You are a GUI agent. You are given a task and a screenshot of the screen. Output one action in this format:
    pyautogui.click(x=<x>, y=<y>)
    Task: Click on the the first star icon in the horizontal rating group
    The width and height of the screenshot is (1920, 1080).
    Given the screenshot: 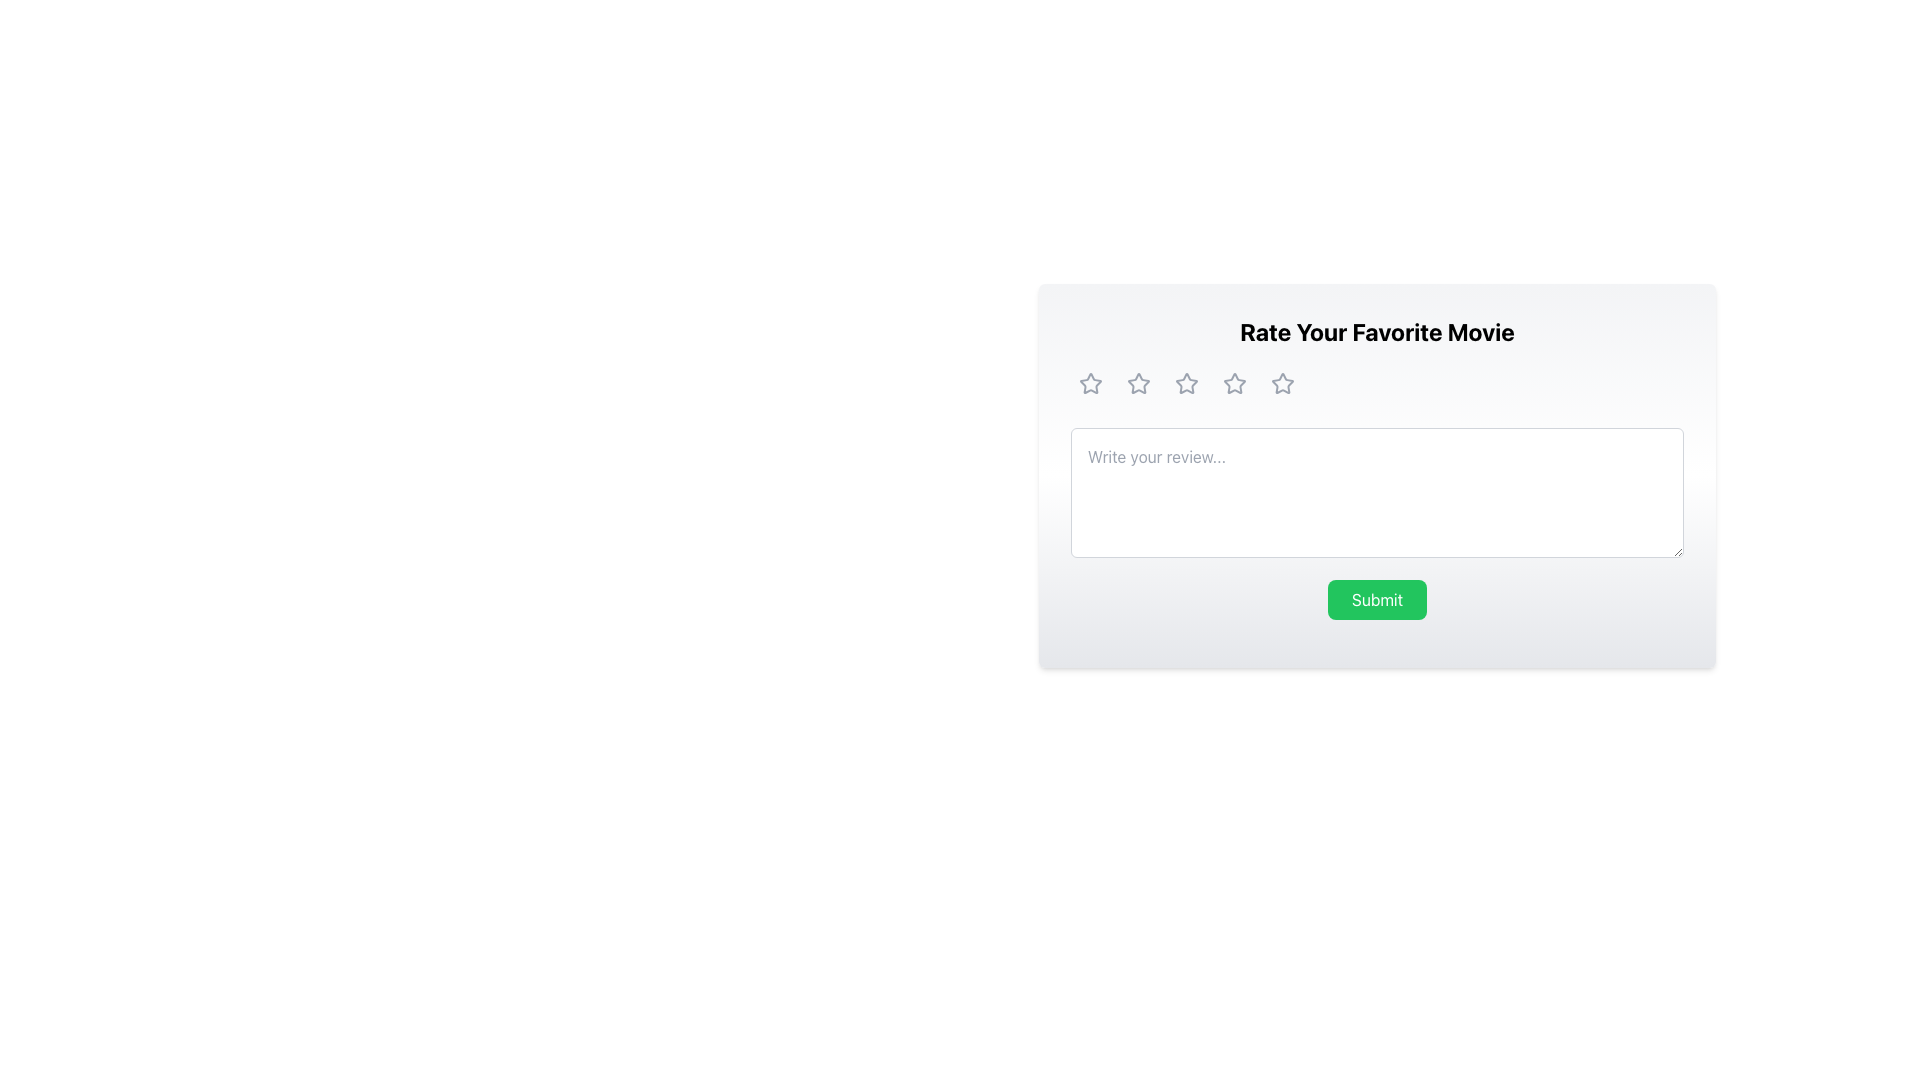 What is the action you would take?
    pyautogui.click(x=1088, y=382)
    